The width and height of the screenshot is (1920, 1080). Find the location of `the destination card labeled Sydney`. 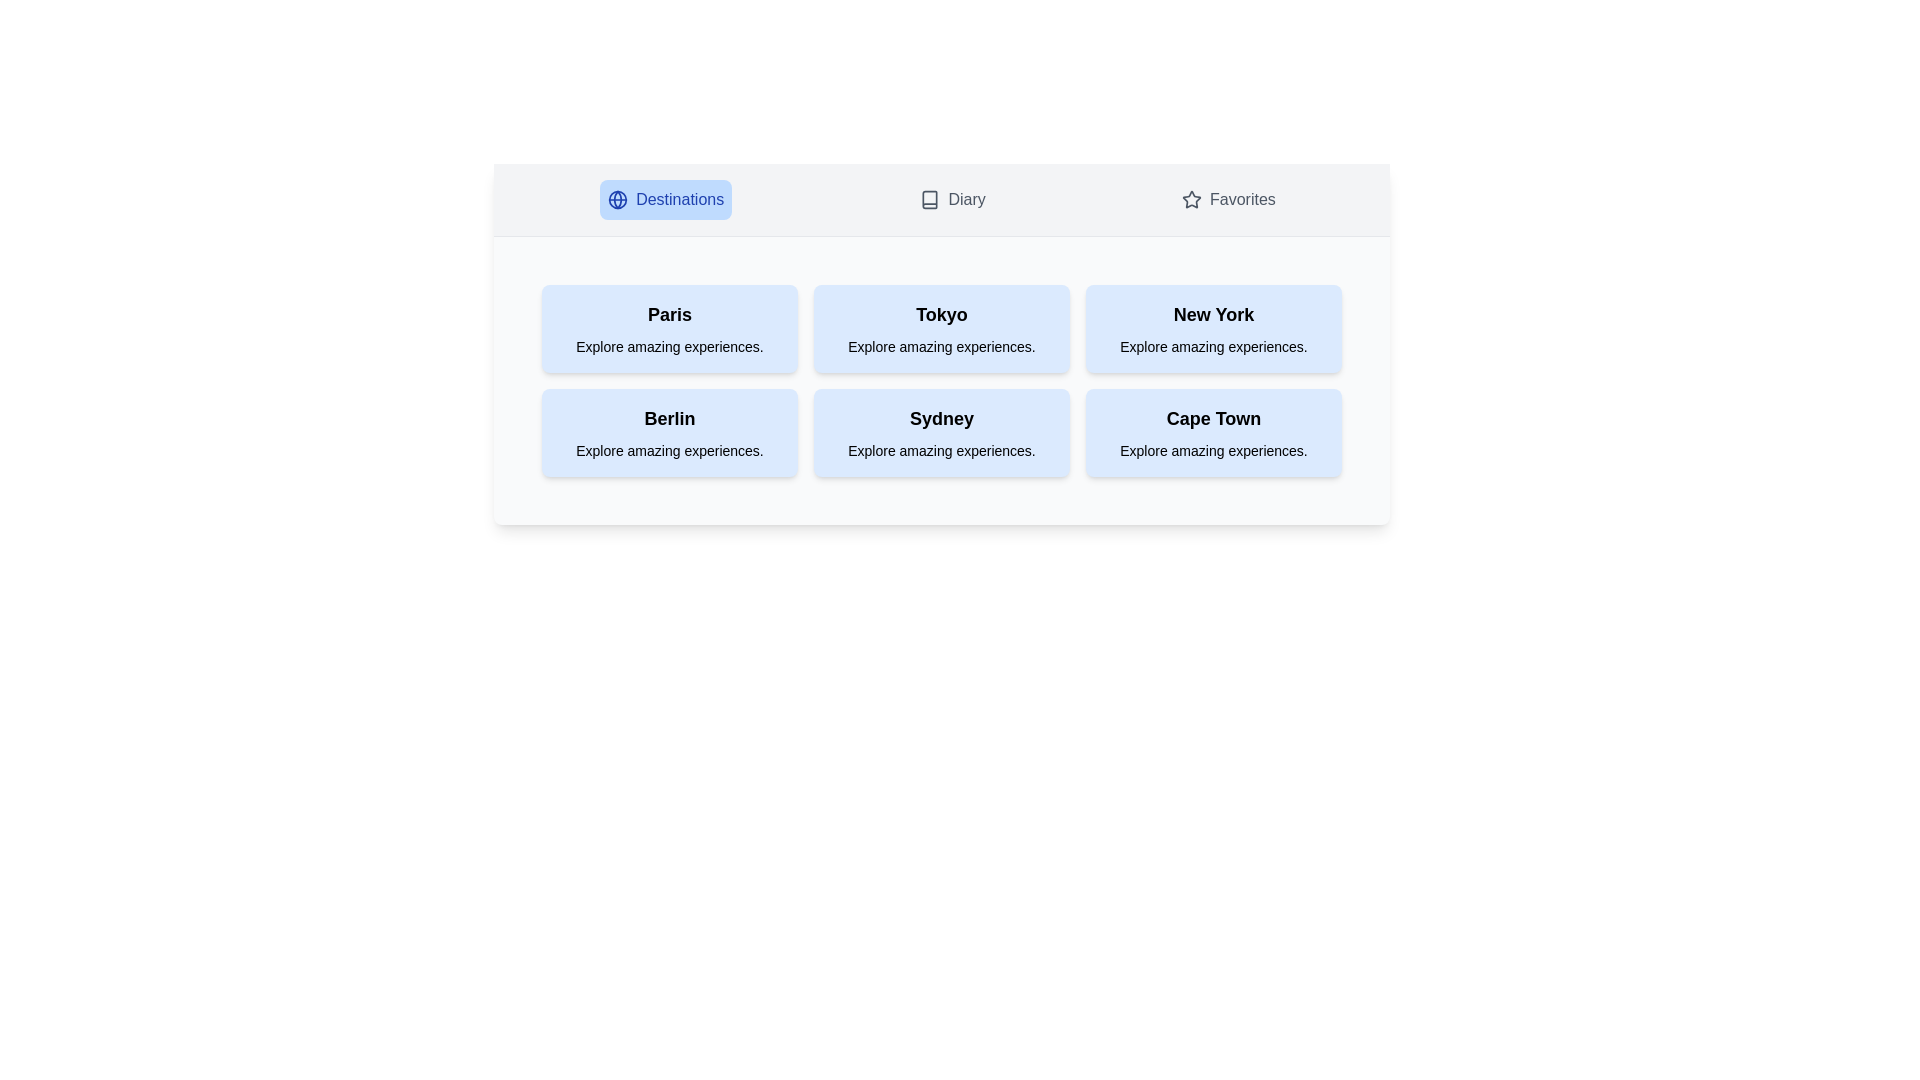

the destination card labeled Sydney is located at coordinates (940, 431).